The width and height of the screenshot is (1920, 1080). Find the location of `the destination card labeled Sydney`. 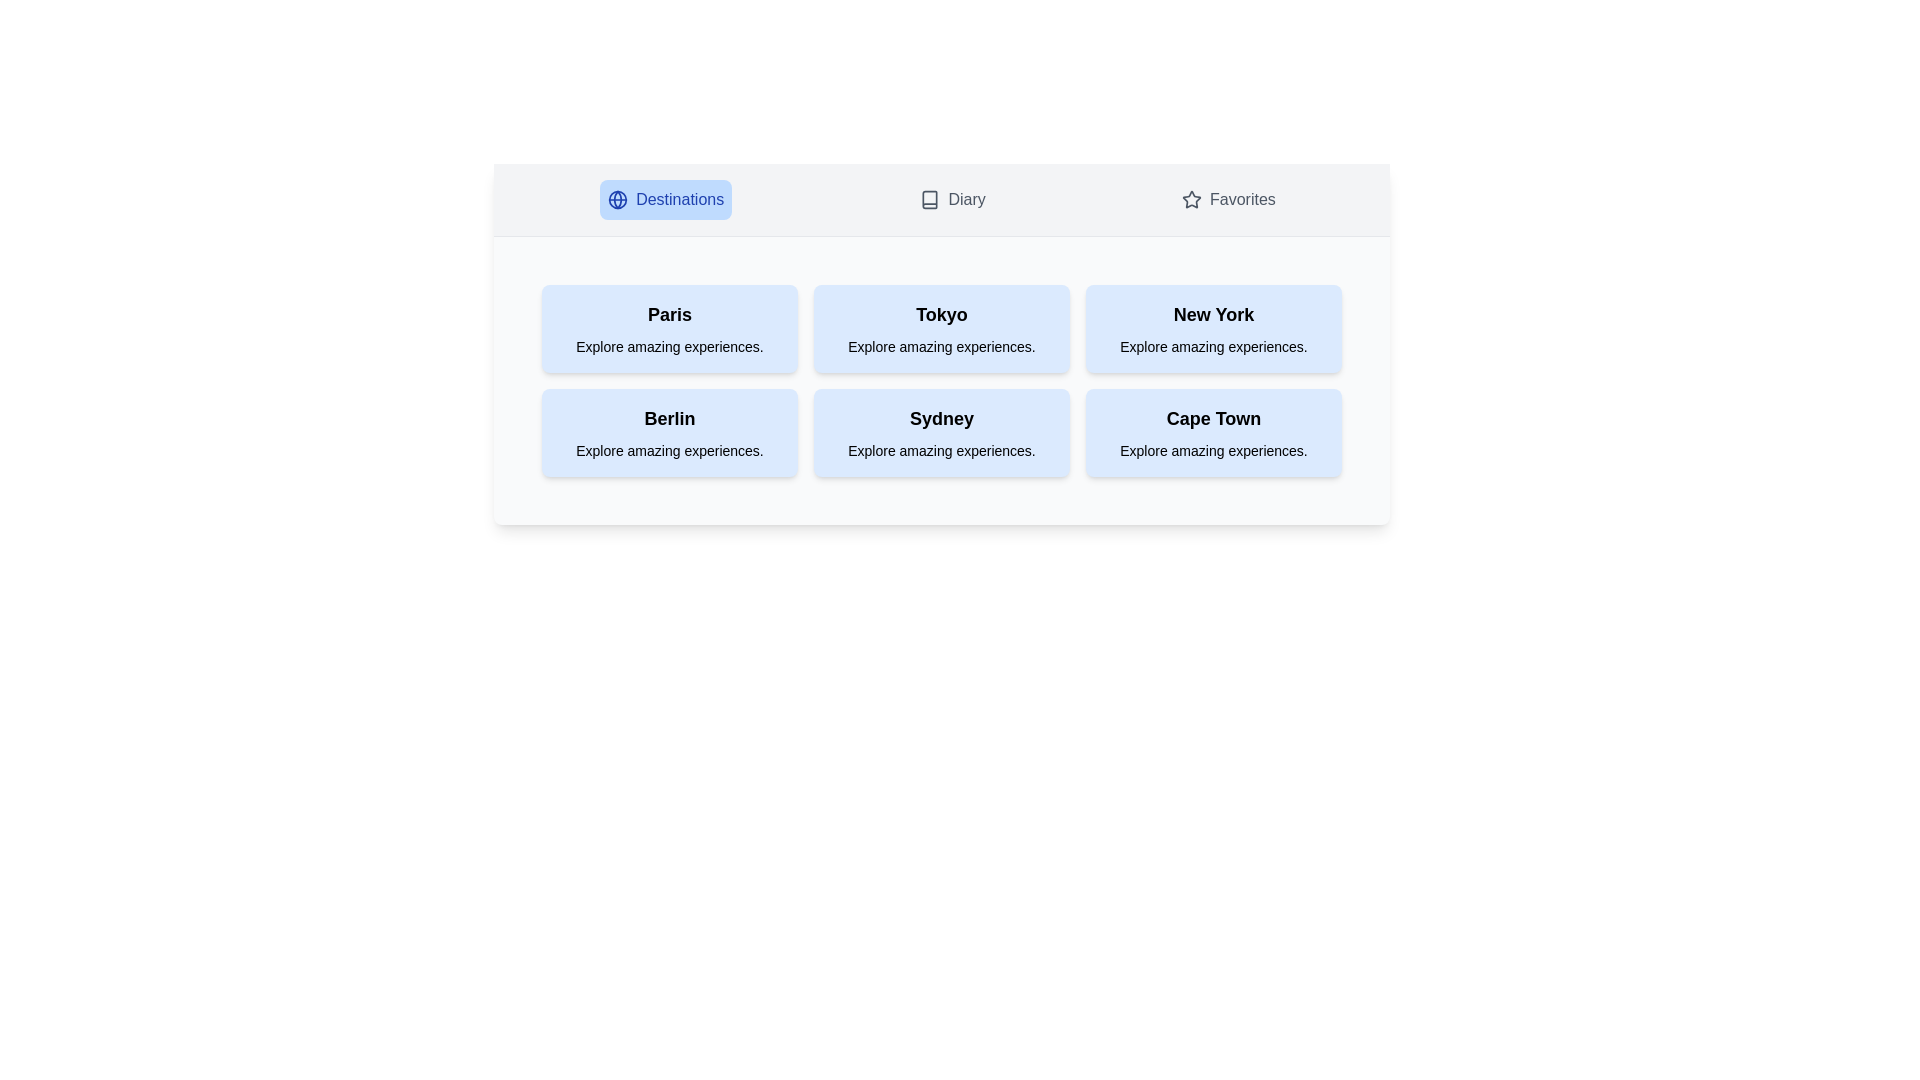

the destination card labeled Sydney is located at coordinates (940, 431).